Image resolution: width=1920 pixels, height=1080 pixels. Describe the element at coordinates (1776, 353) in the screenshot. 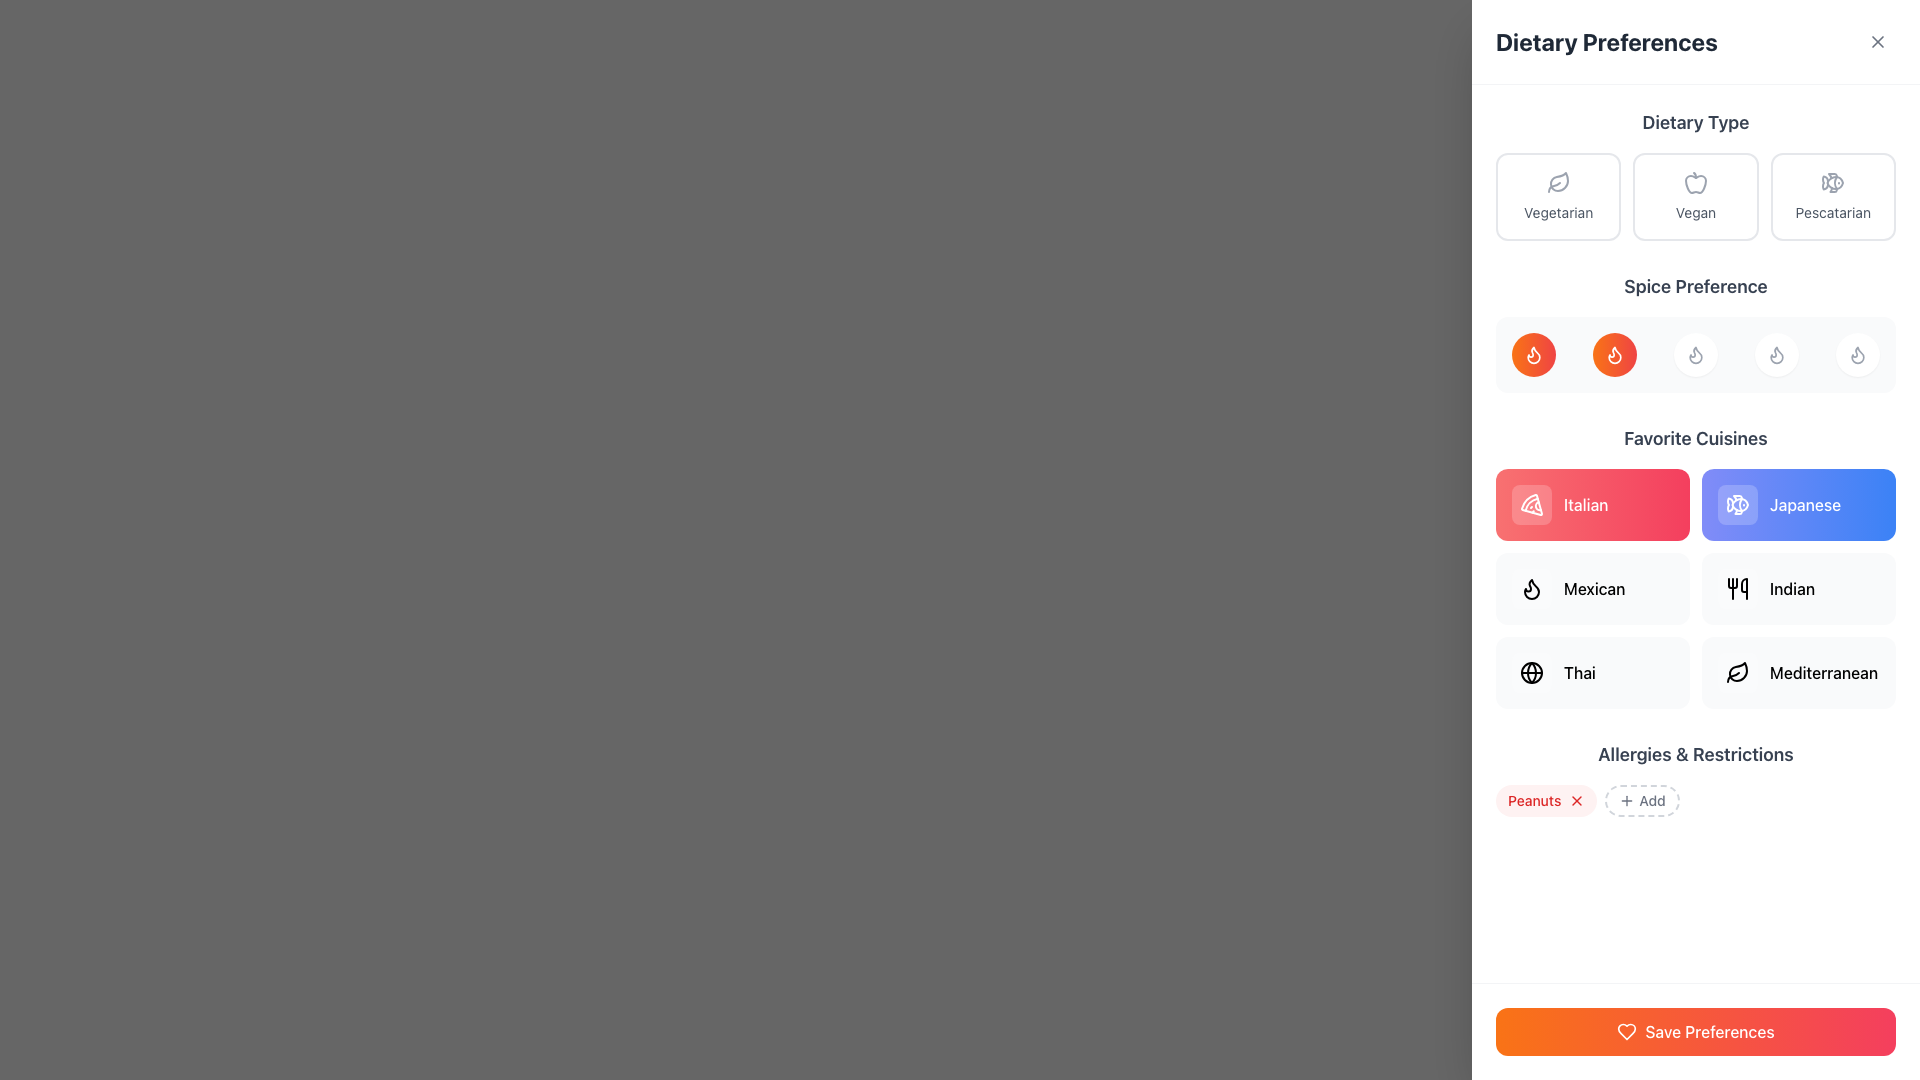

I see `the fourth button in the 'Spice Preference' section` at that location.